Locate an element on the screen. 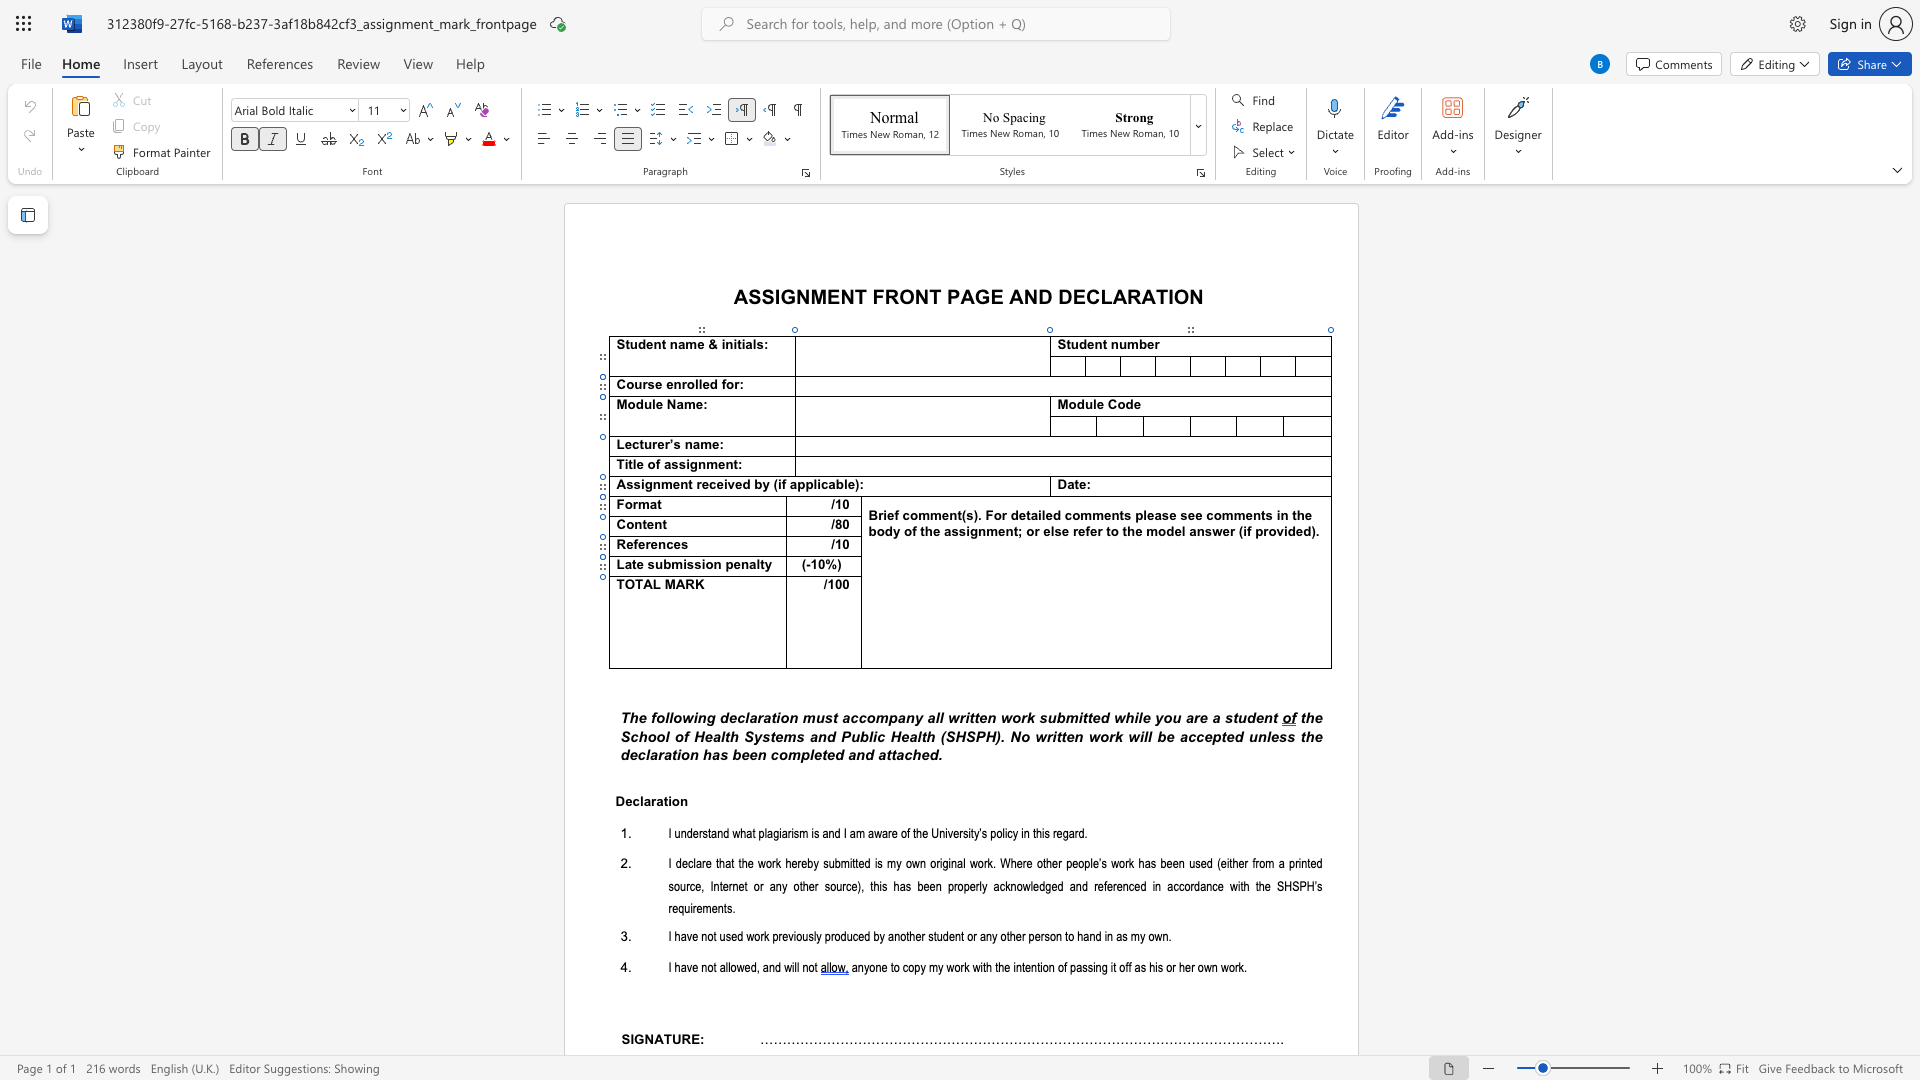 The width and height of the screenshot is (1920, 1080). the 1th character "A" in the text is located at coordinates (1016, 296).